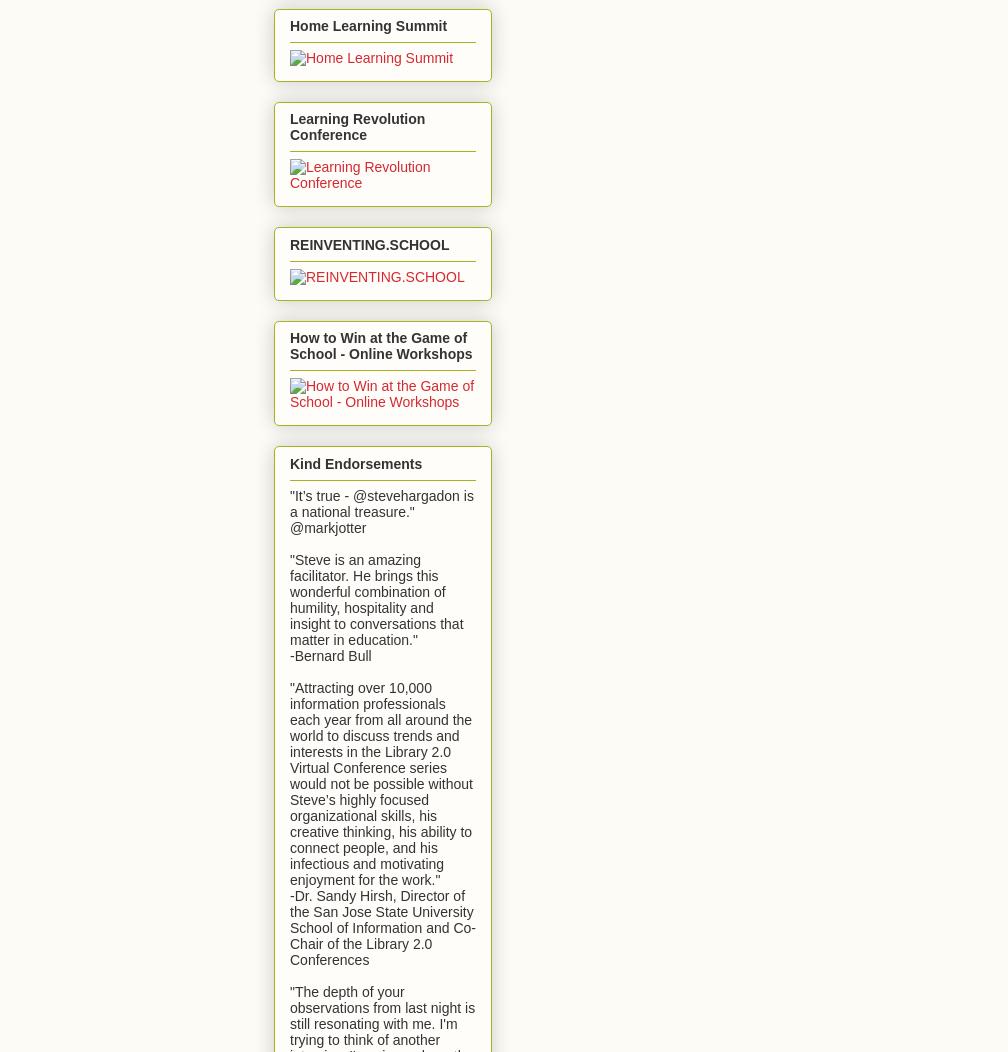  Describe the element at coordinates (290, 654) in the screenshot. I see `'-Bernard Bull'` at that location.